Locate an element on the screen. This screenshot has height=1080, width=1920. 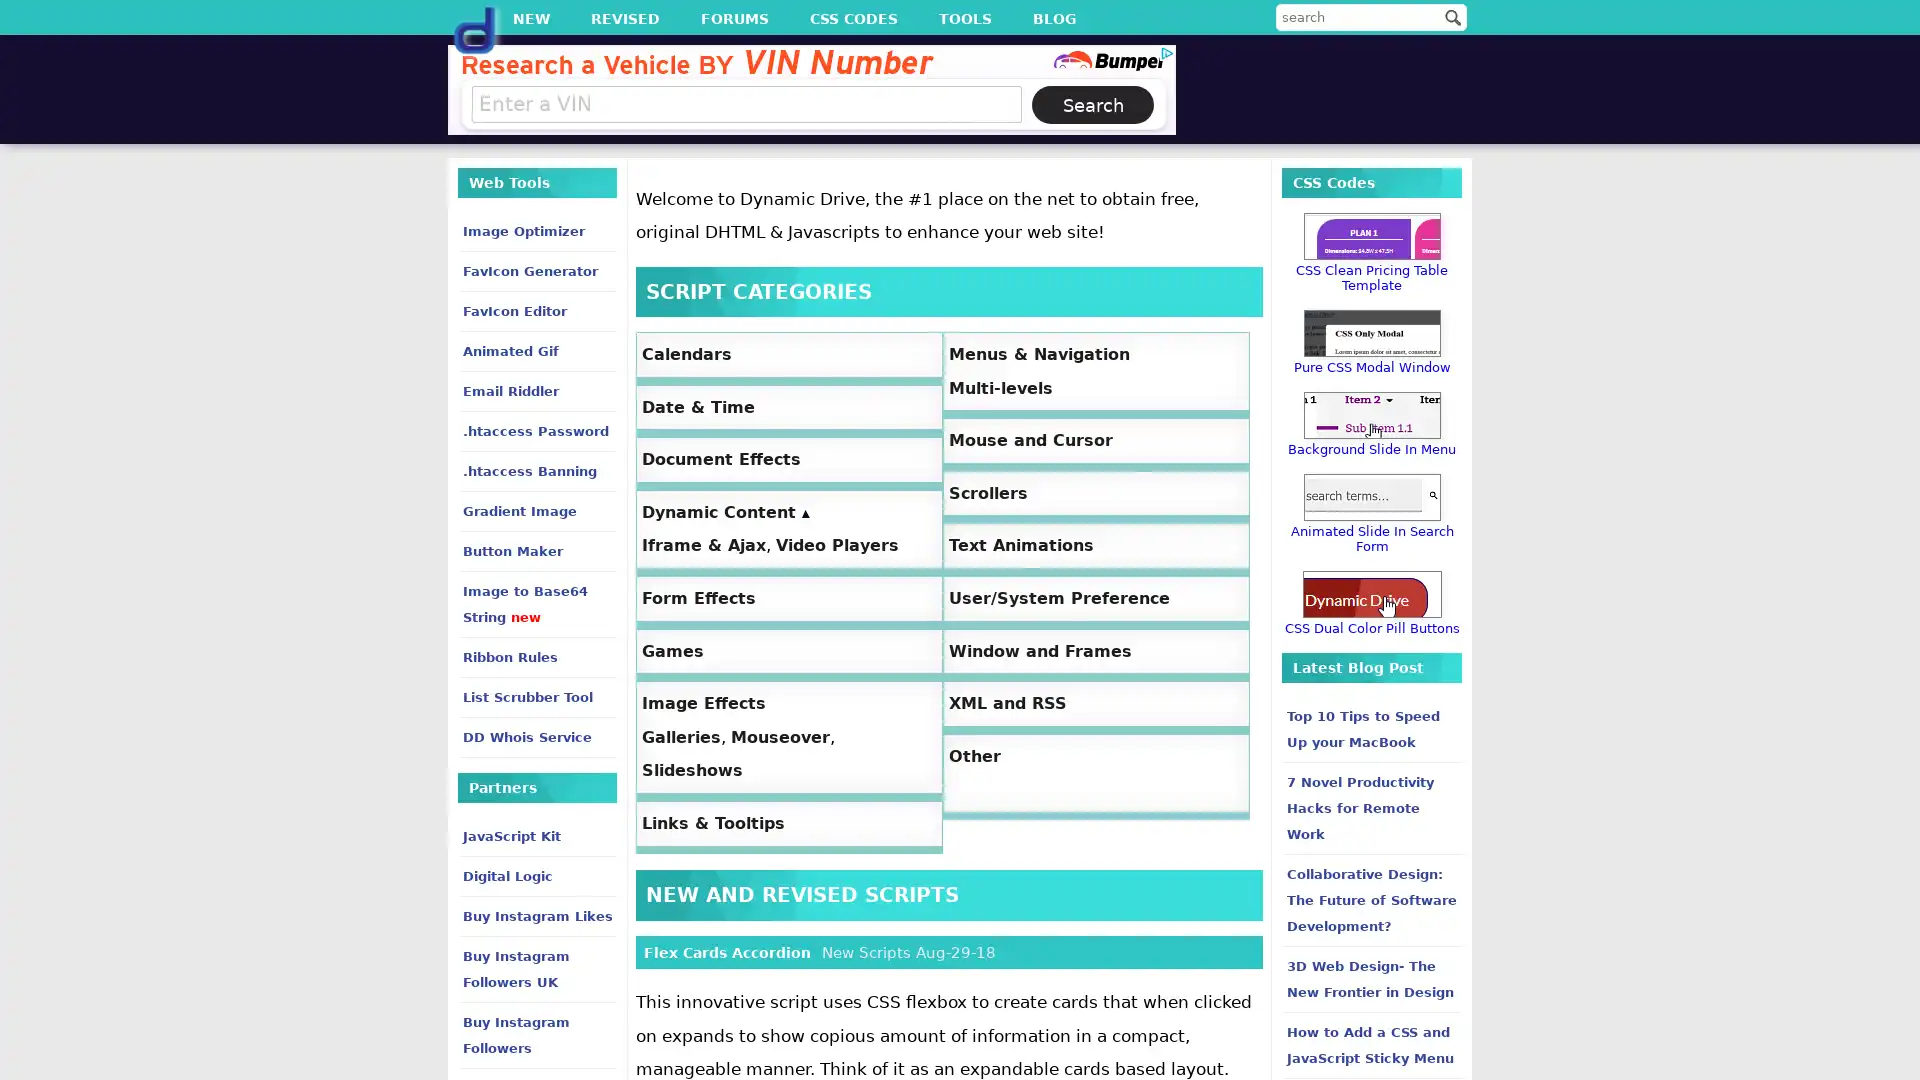
Submit is located at coordinates (1453, 16).